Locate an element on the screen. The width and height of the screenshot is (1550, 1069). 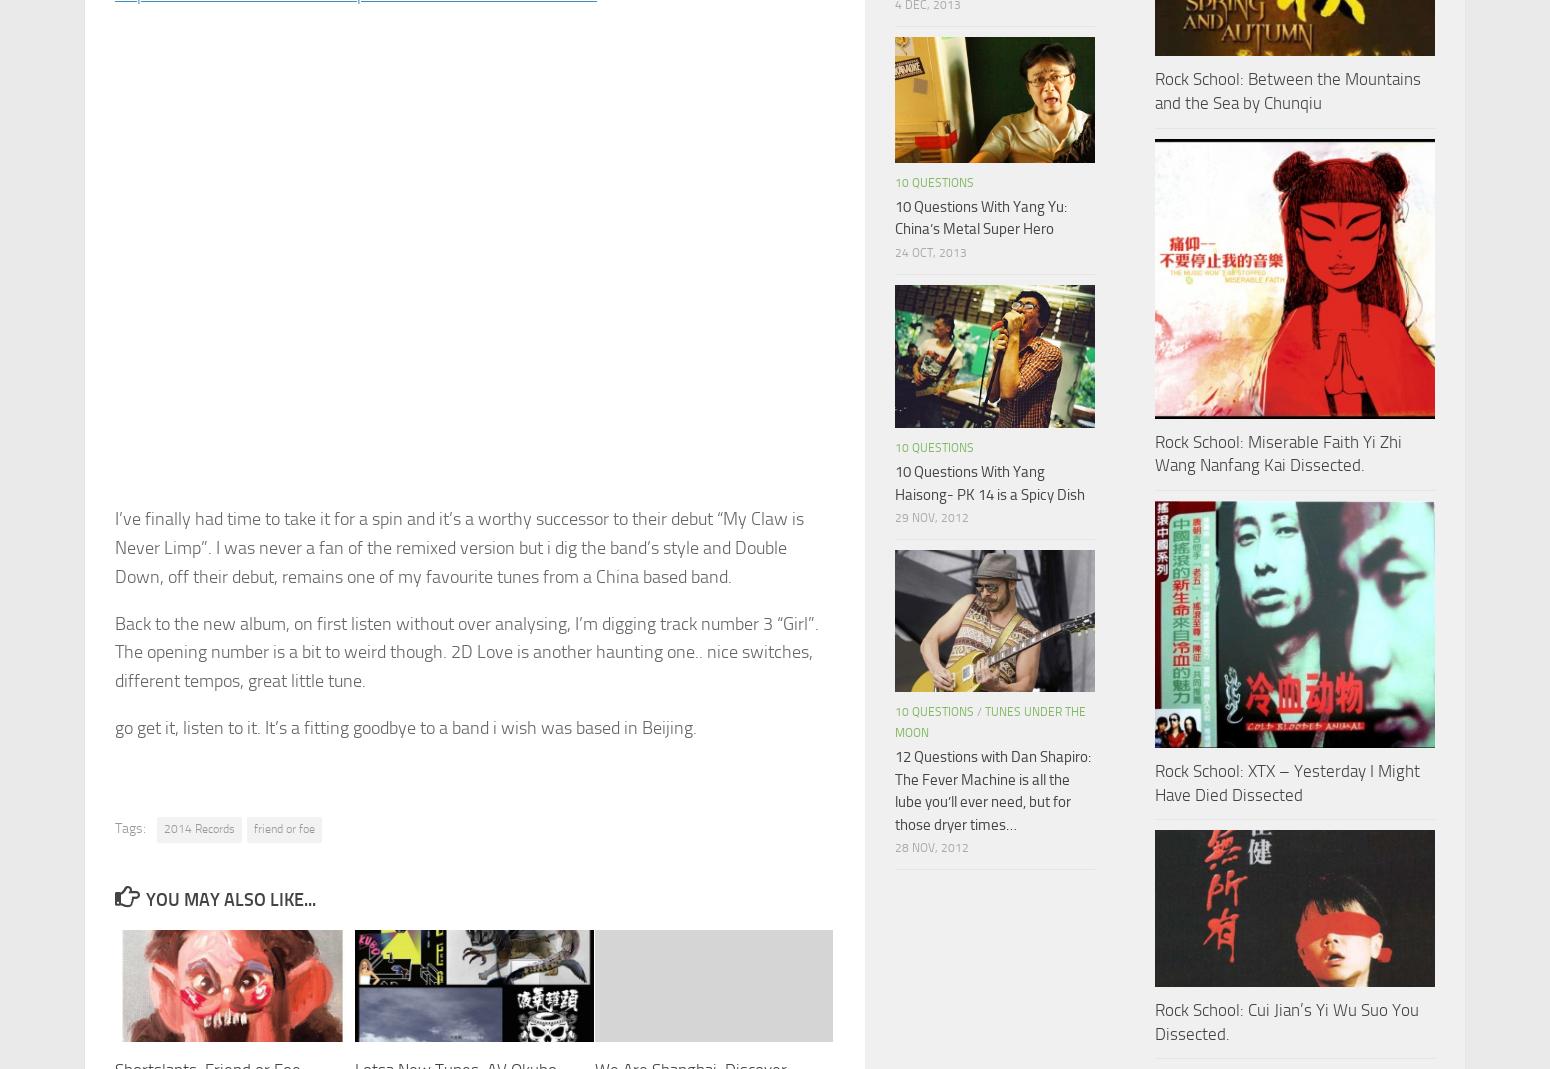
'Rock School: Between the Mountains and the Sea by Chunqiu' is located at coordinates (1287, 89).